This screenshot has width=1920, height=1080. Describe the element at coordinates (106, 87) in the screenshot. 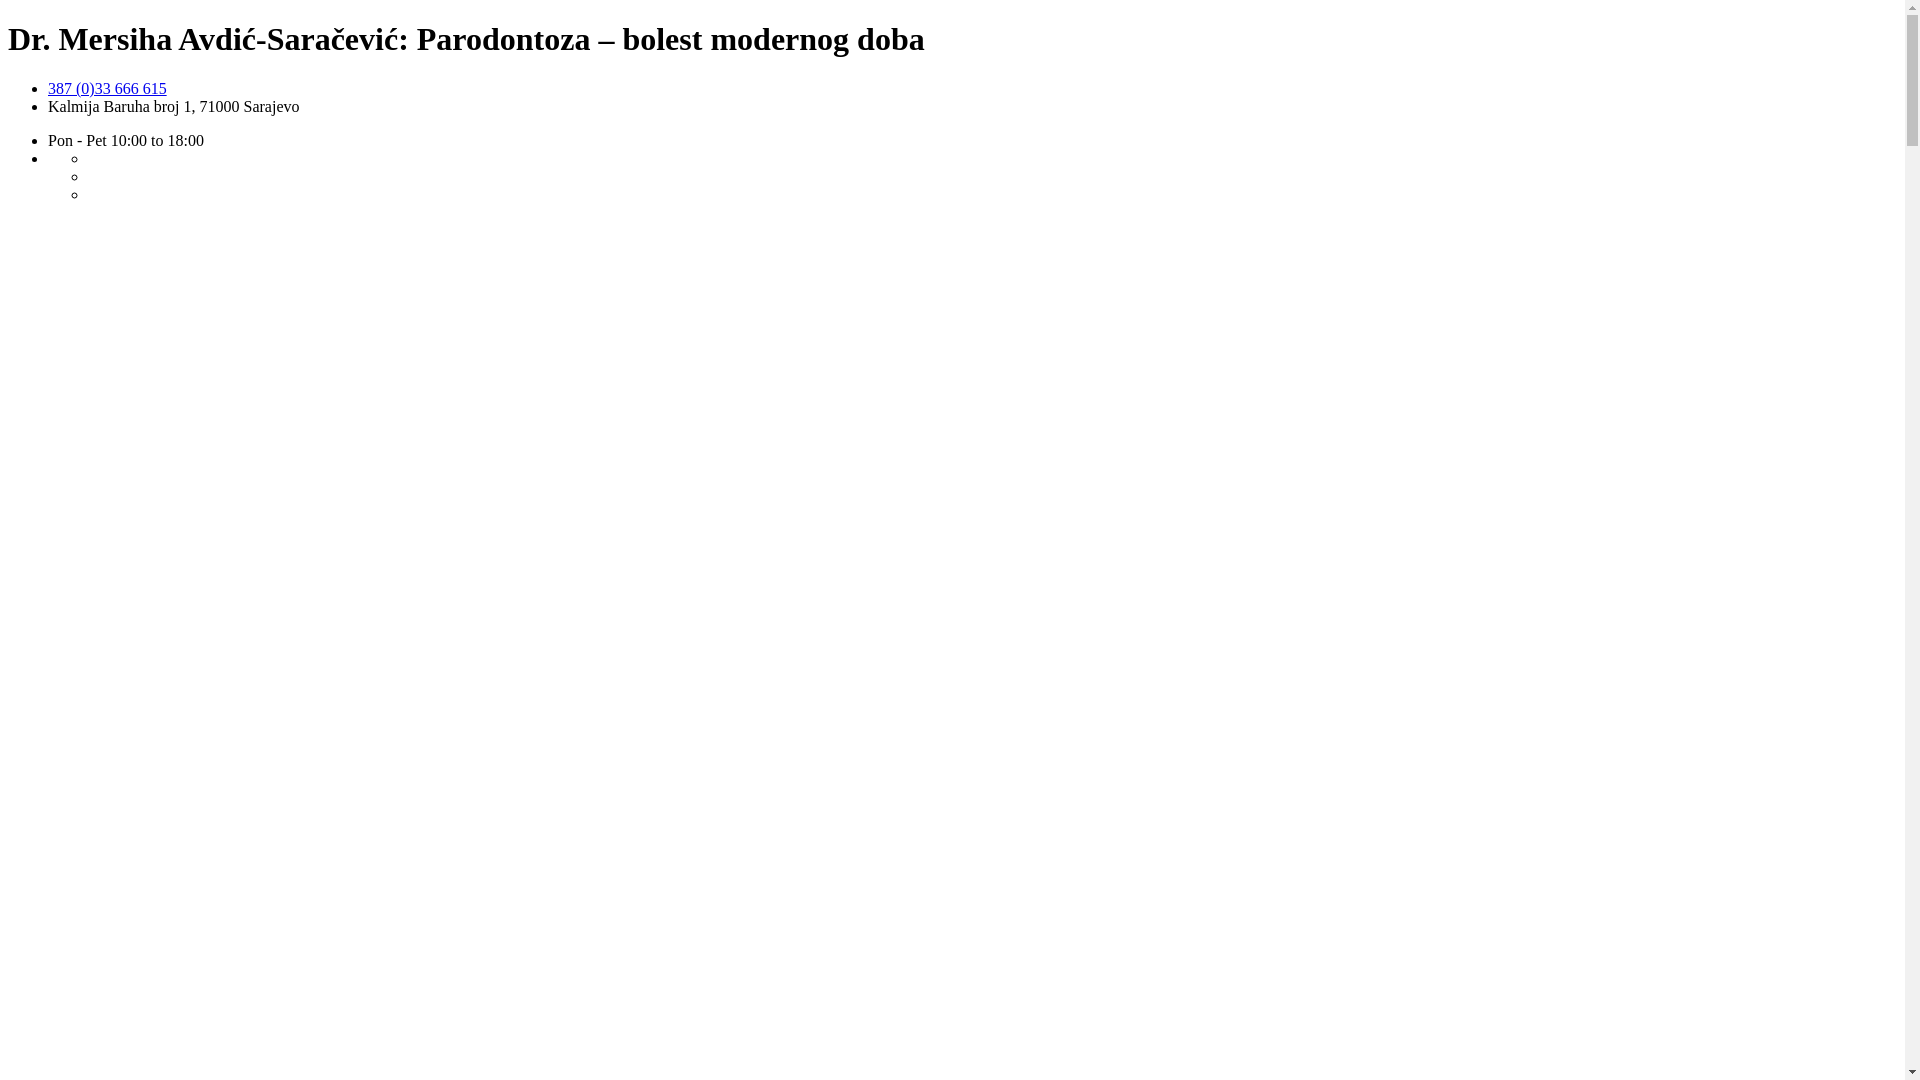

I see `'387 (0)33 666 615'` at that location.